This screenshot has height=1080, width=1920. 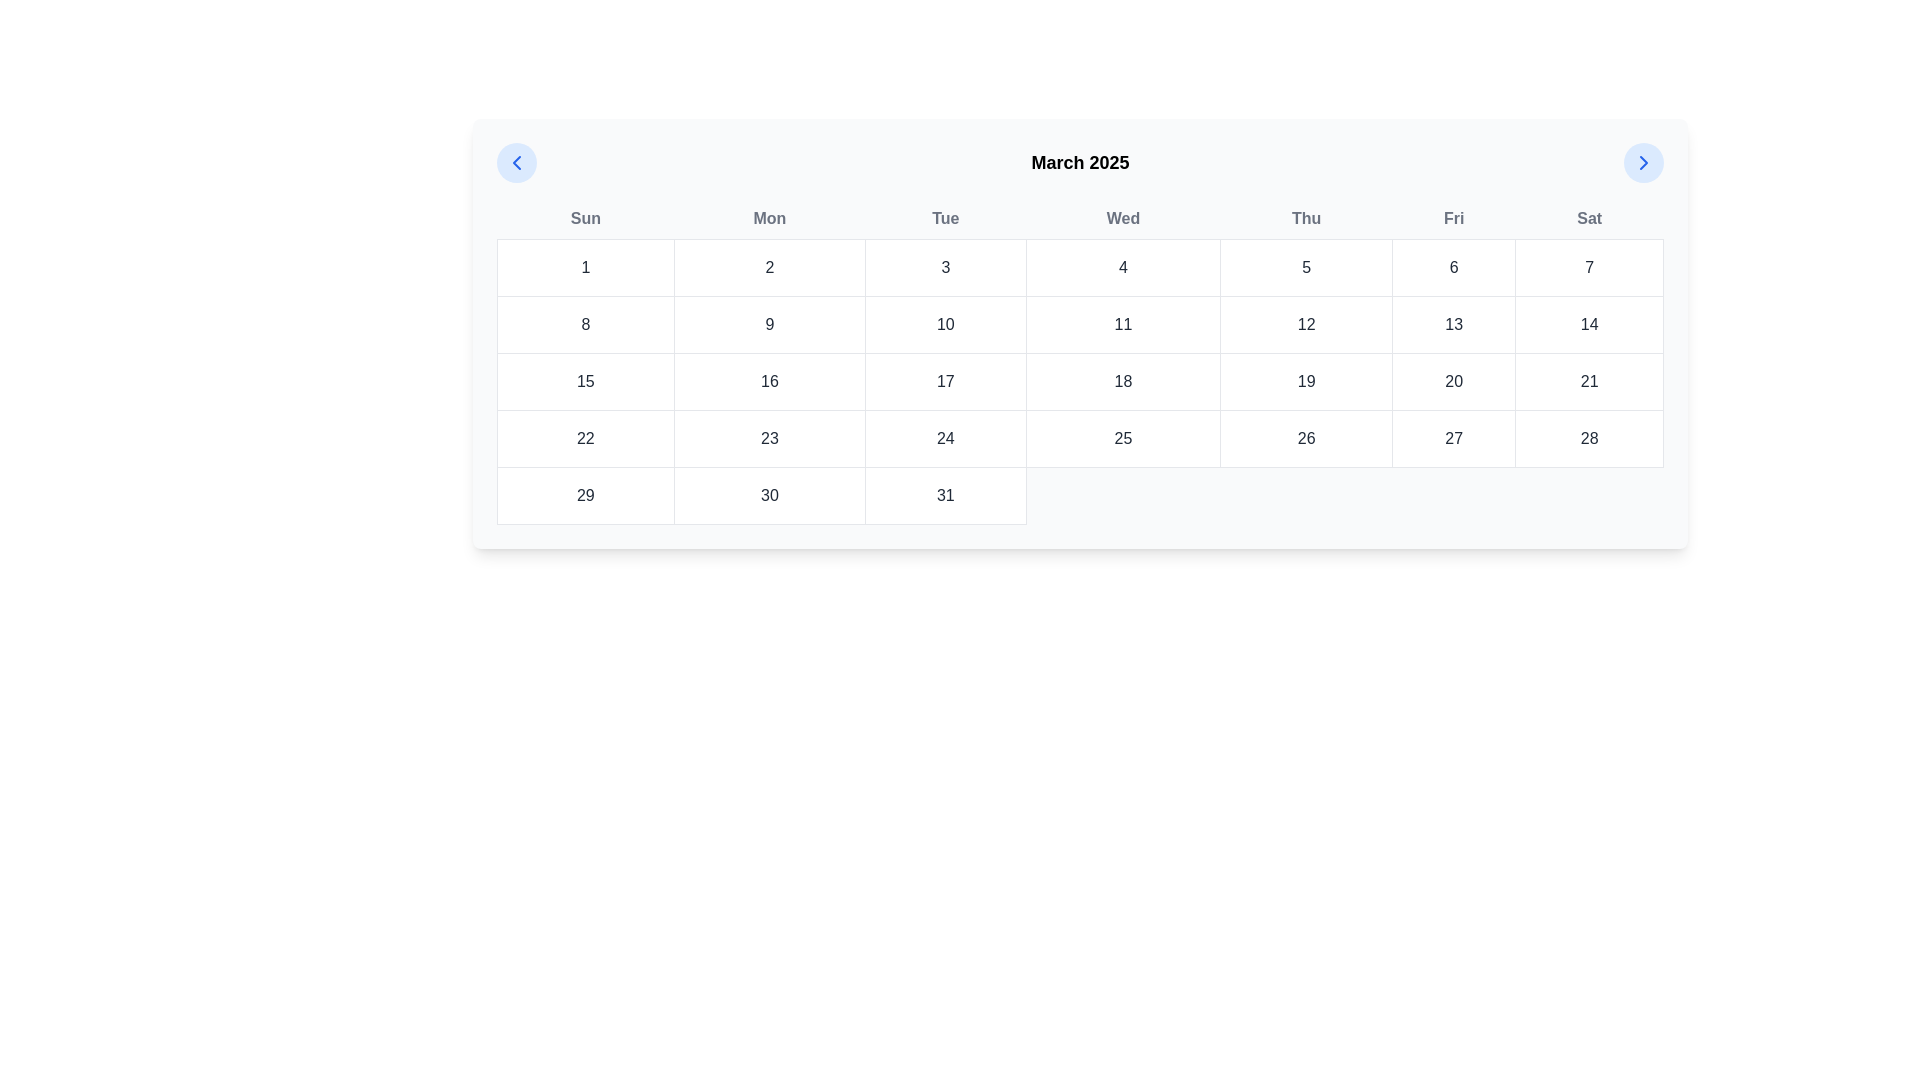 What do you see at coordinates (1588, 438) in the screenshot?
I see `the selectable calendar date cell representing the 28th day of the month` at bounding box center [1588, 438].